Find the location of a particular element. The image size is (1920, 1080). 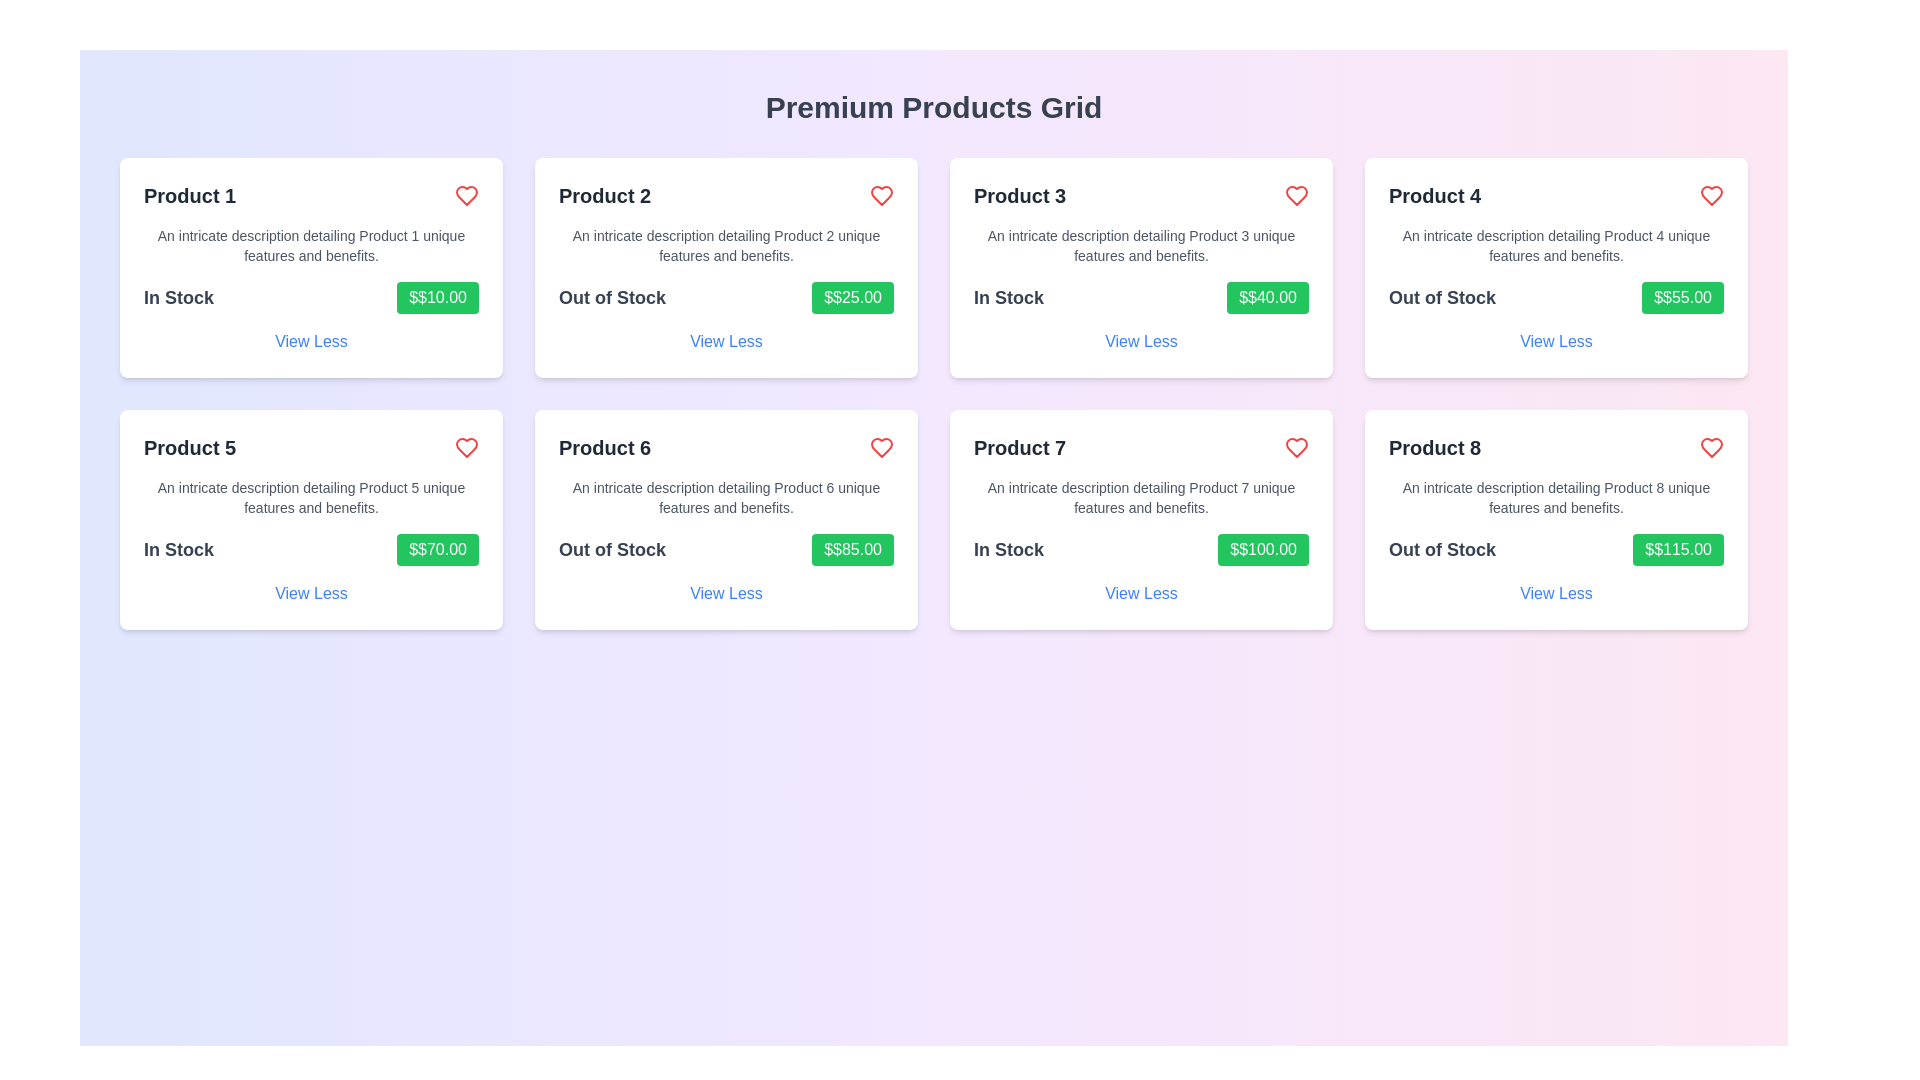

the sixth product card in the e-commerce interface is located at coordinates (725, 519).